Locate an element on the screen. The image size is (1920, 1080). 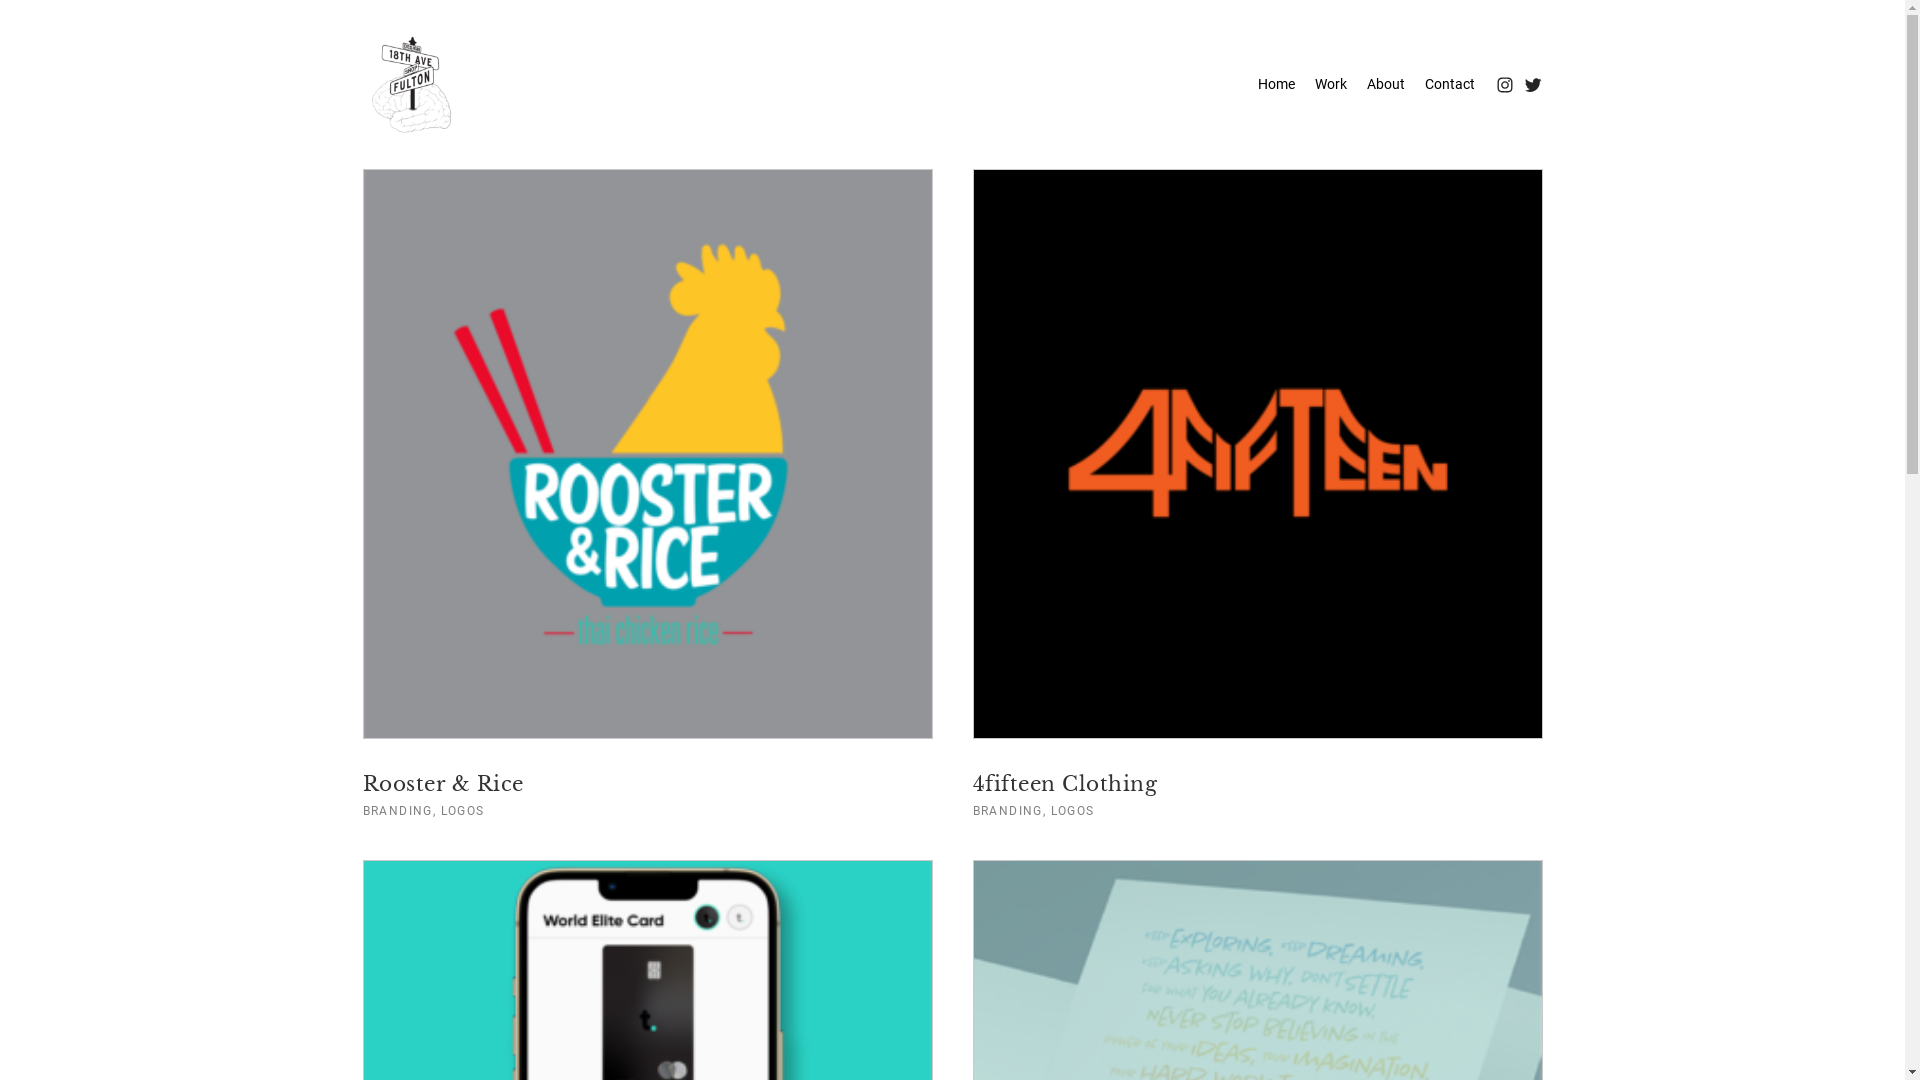
'Home' is located at coordinates (1275, 83).